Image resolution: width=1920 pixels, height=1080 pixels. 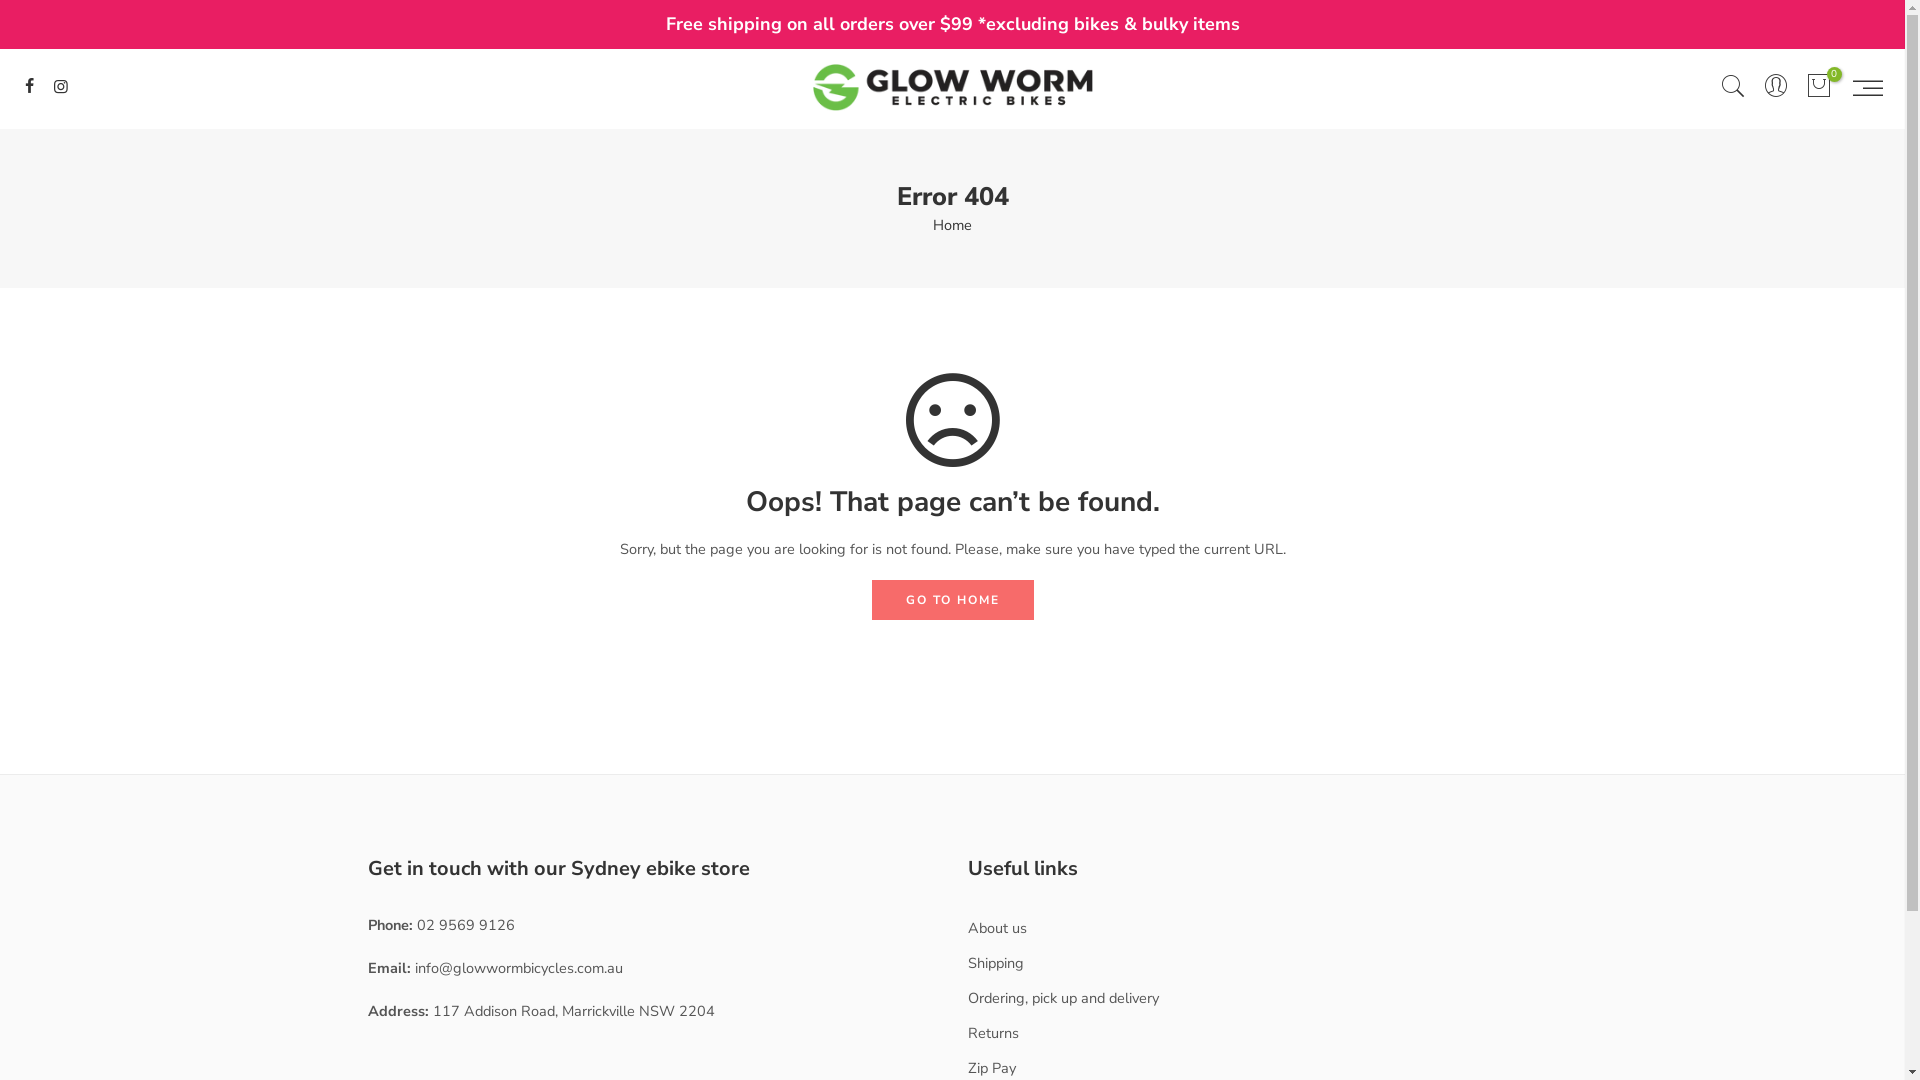 I want to click on 'Home', so click(x=951, y=225).